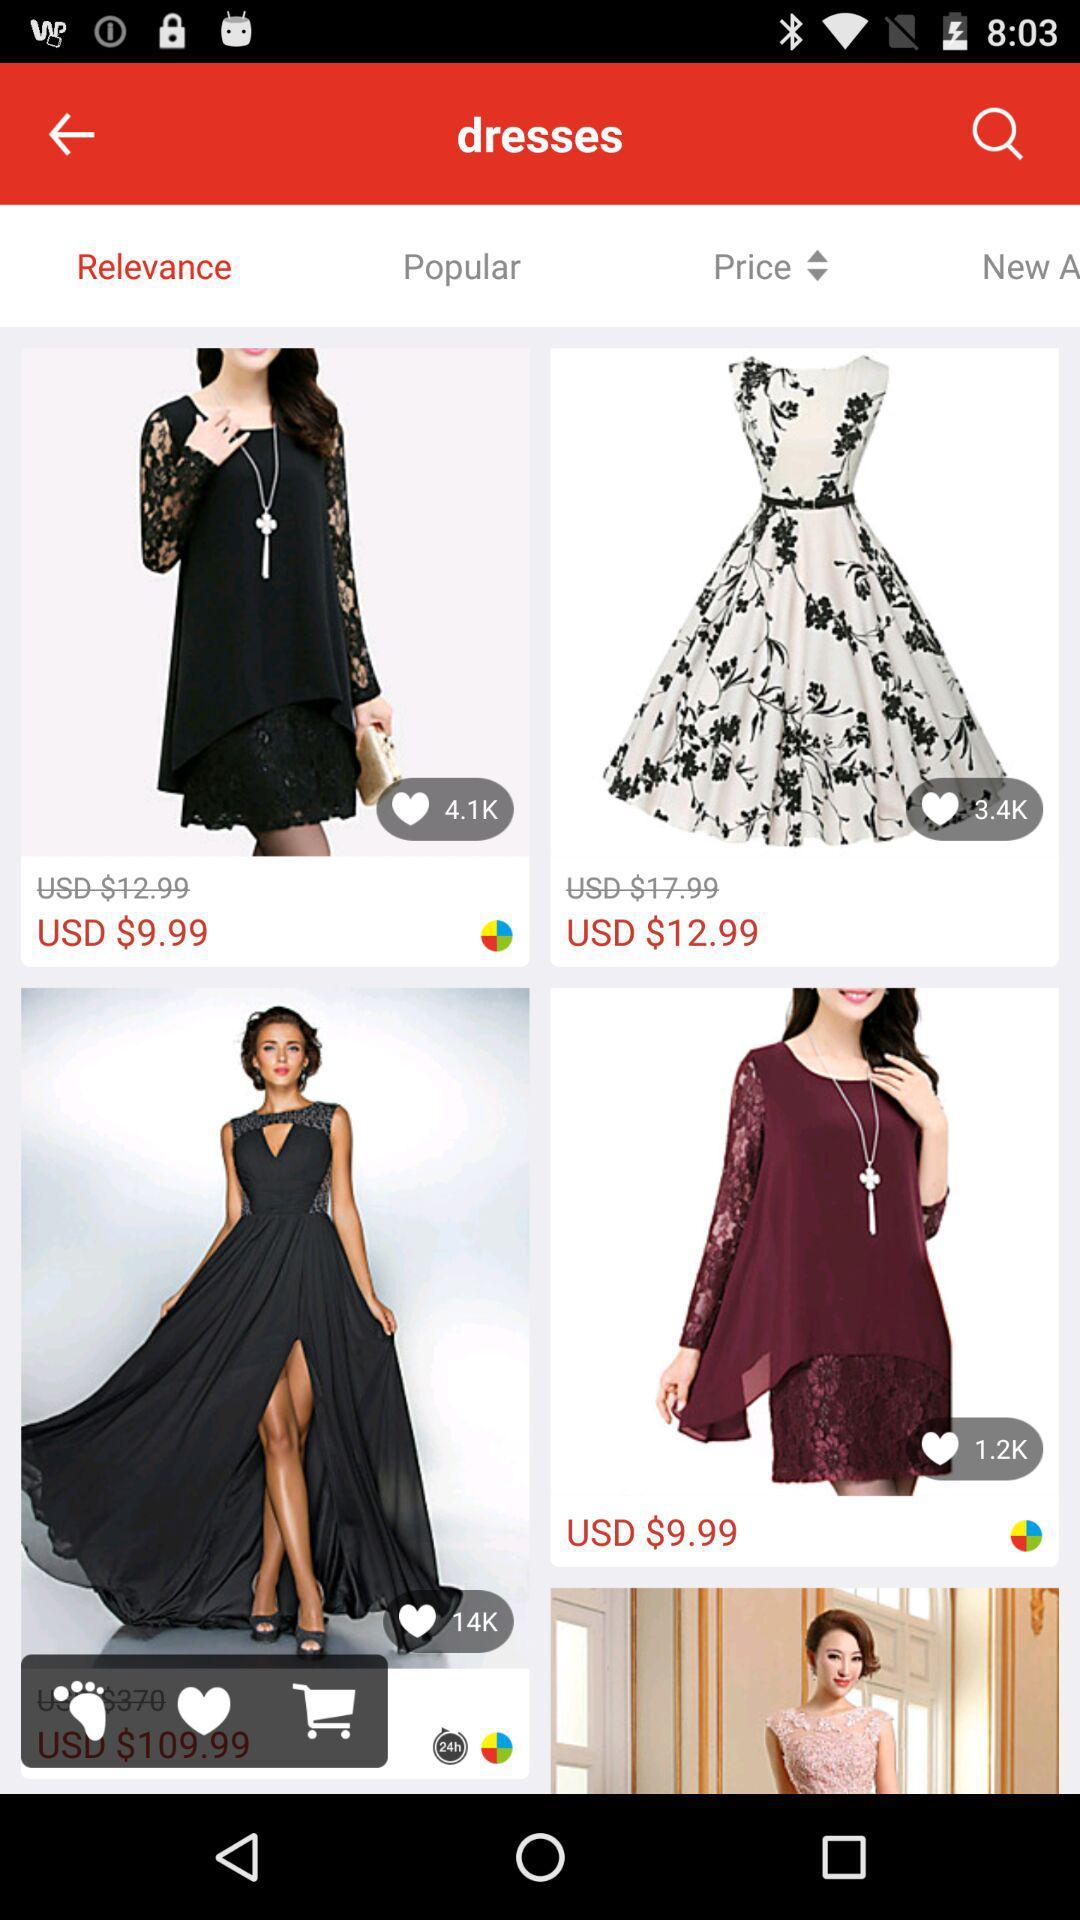 Image resolution: width=1080 pixels, height=1920 pixels. I want to click on the search icon, so click(997, 142).